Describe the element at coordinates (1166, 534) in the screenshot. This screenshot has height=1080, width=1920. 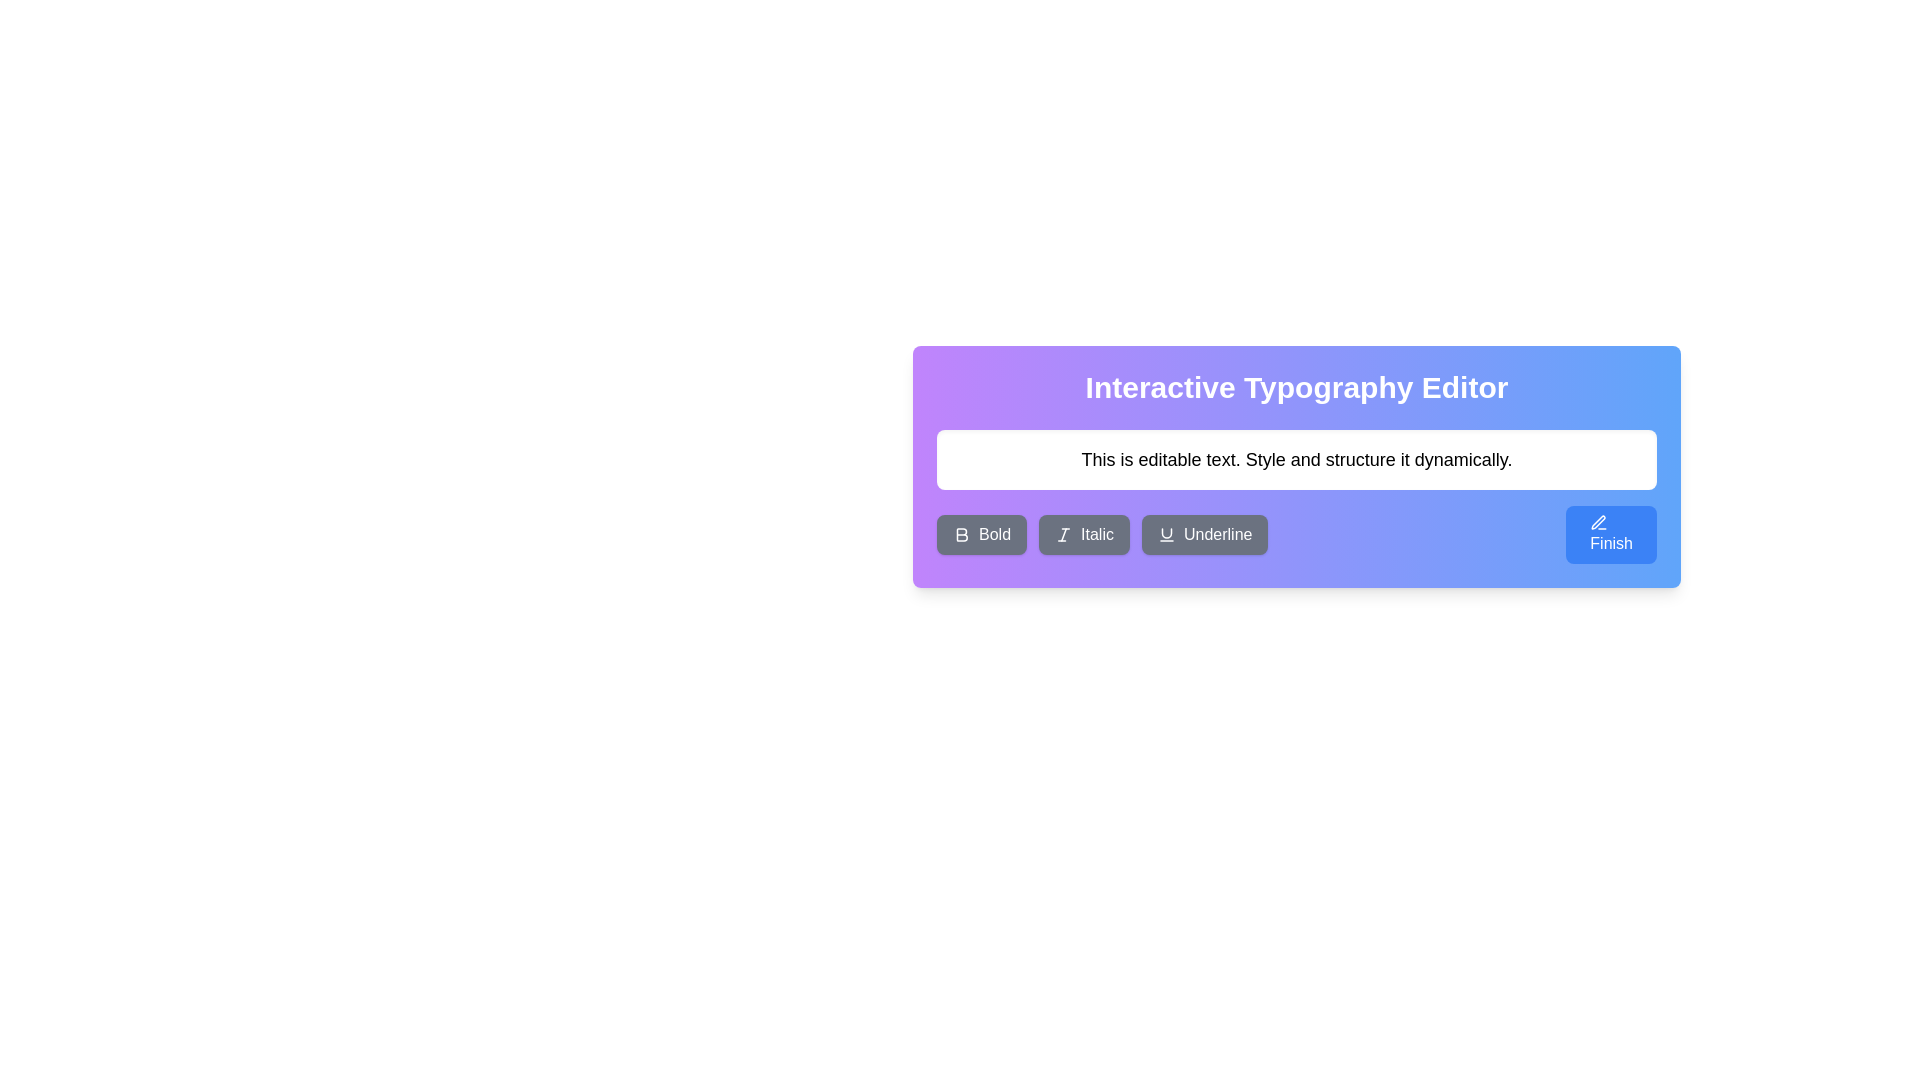
I see `underline icon located as the fourth icon from the left in the text formatting toolbar, which is designed for applying underline style to selected text` at that location.